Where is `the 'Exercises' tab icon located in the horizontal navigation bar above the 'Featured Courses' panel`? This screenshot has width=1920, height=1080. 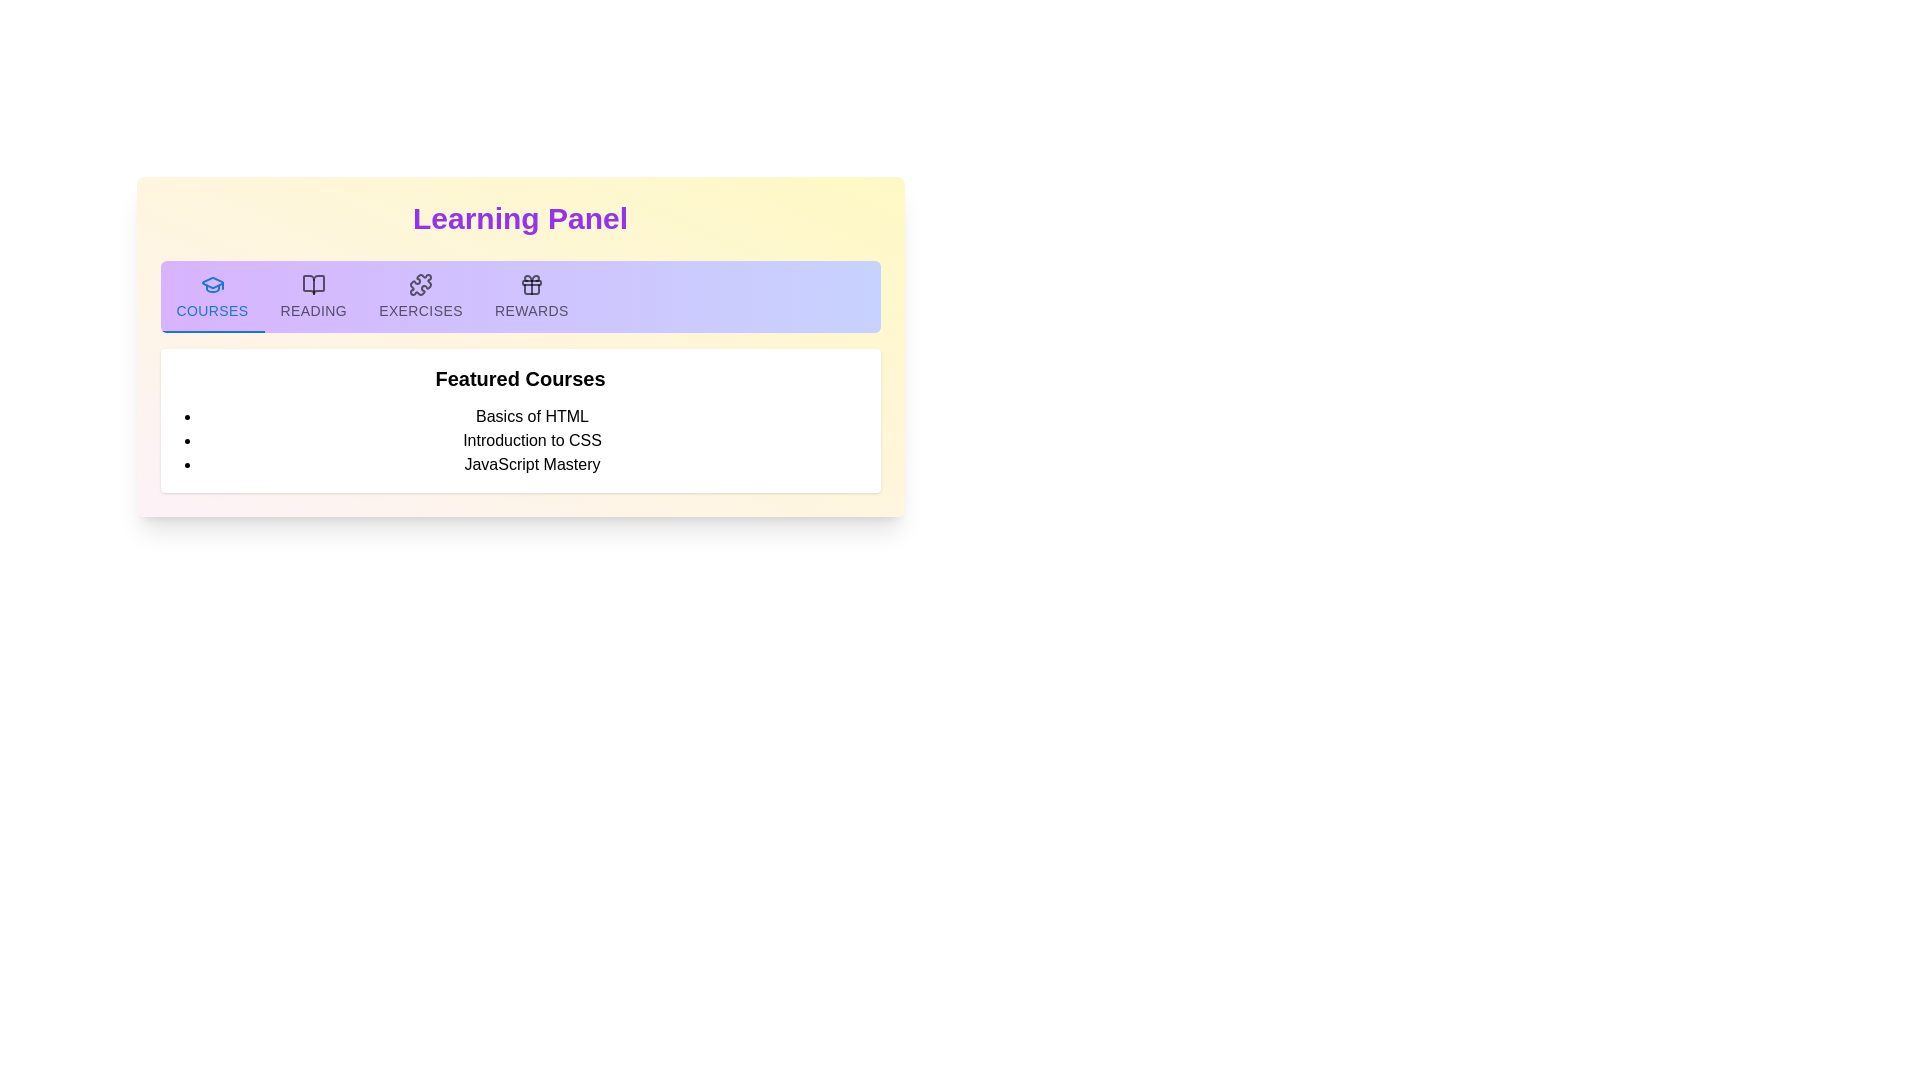
the 'Exercises' tab icon located in the horizontal navigation bar above the 'Featured Courses' panel is located at coordinates (420, 285).